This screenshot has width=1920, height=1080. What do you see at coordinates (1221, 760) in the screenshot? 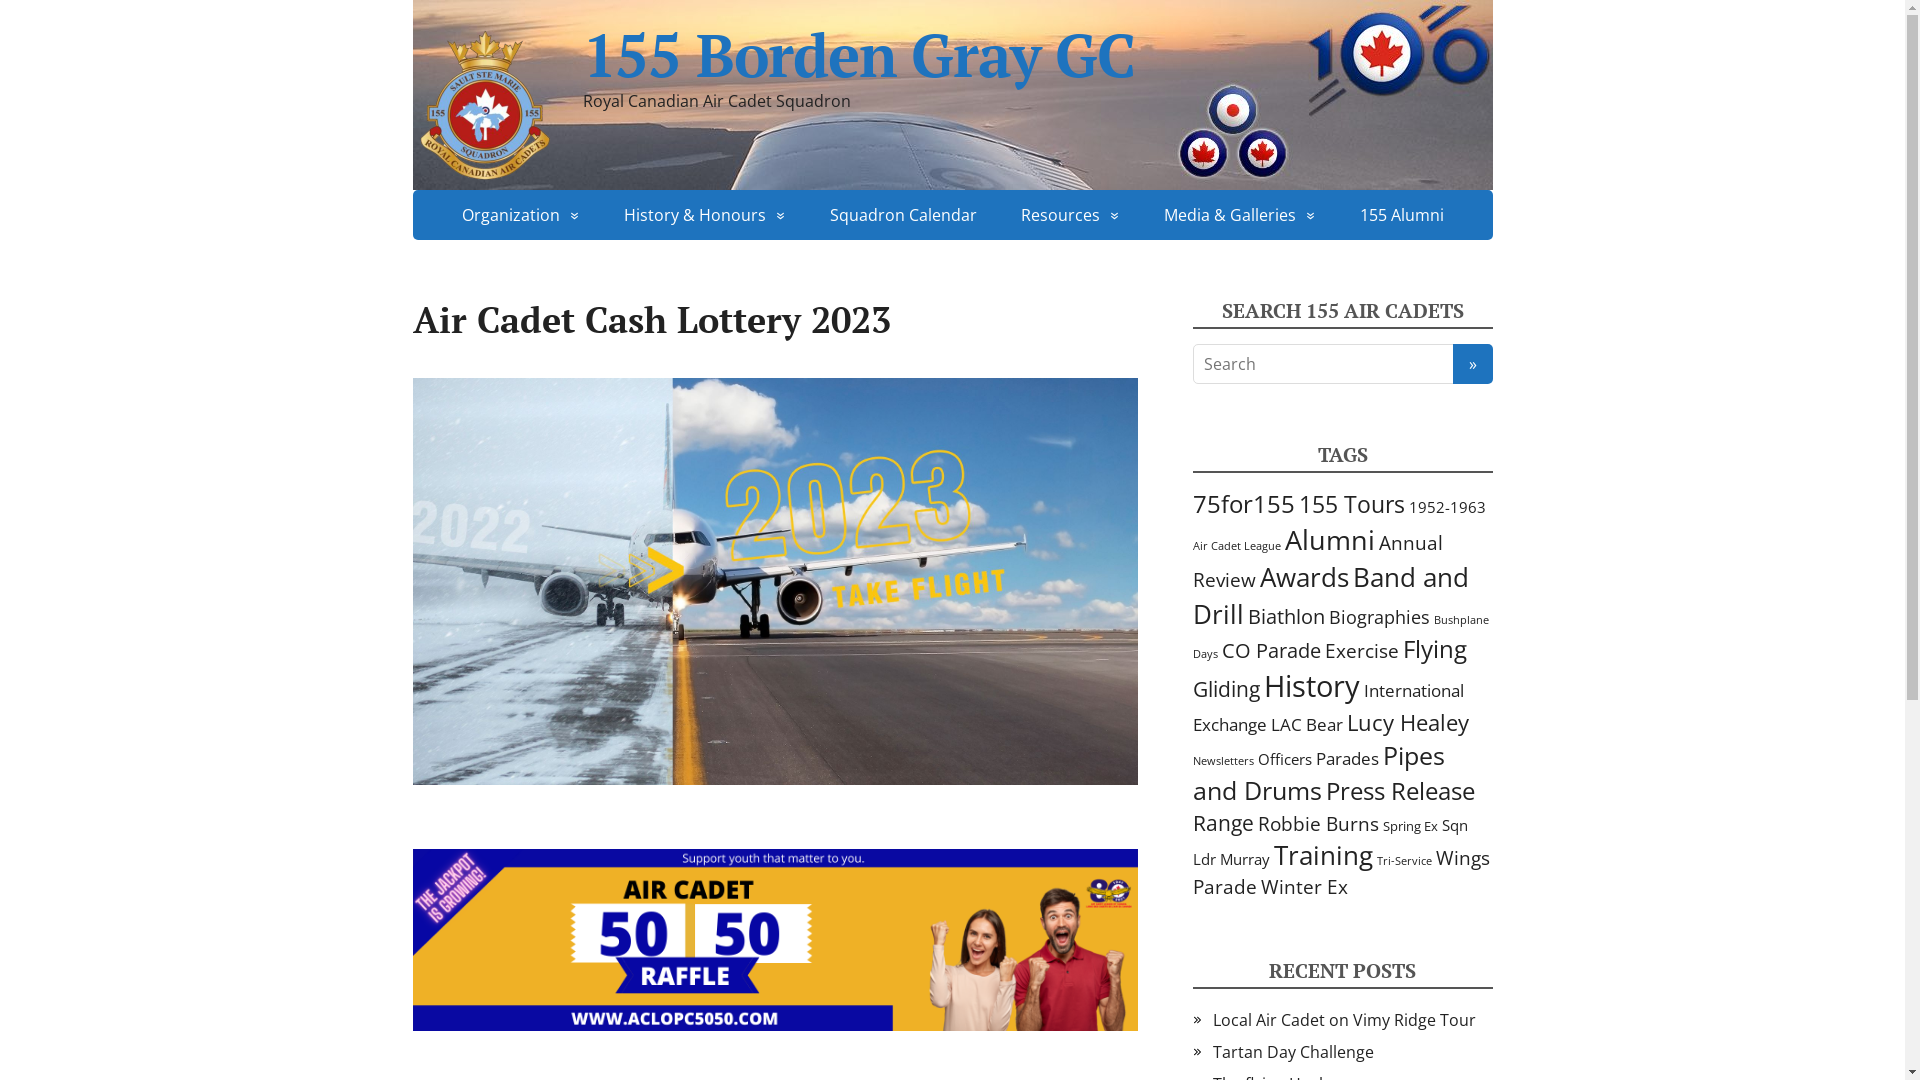
I see `'Newsletters'` at bounding box center [1221, 760].